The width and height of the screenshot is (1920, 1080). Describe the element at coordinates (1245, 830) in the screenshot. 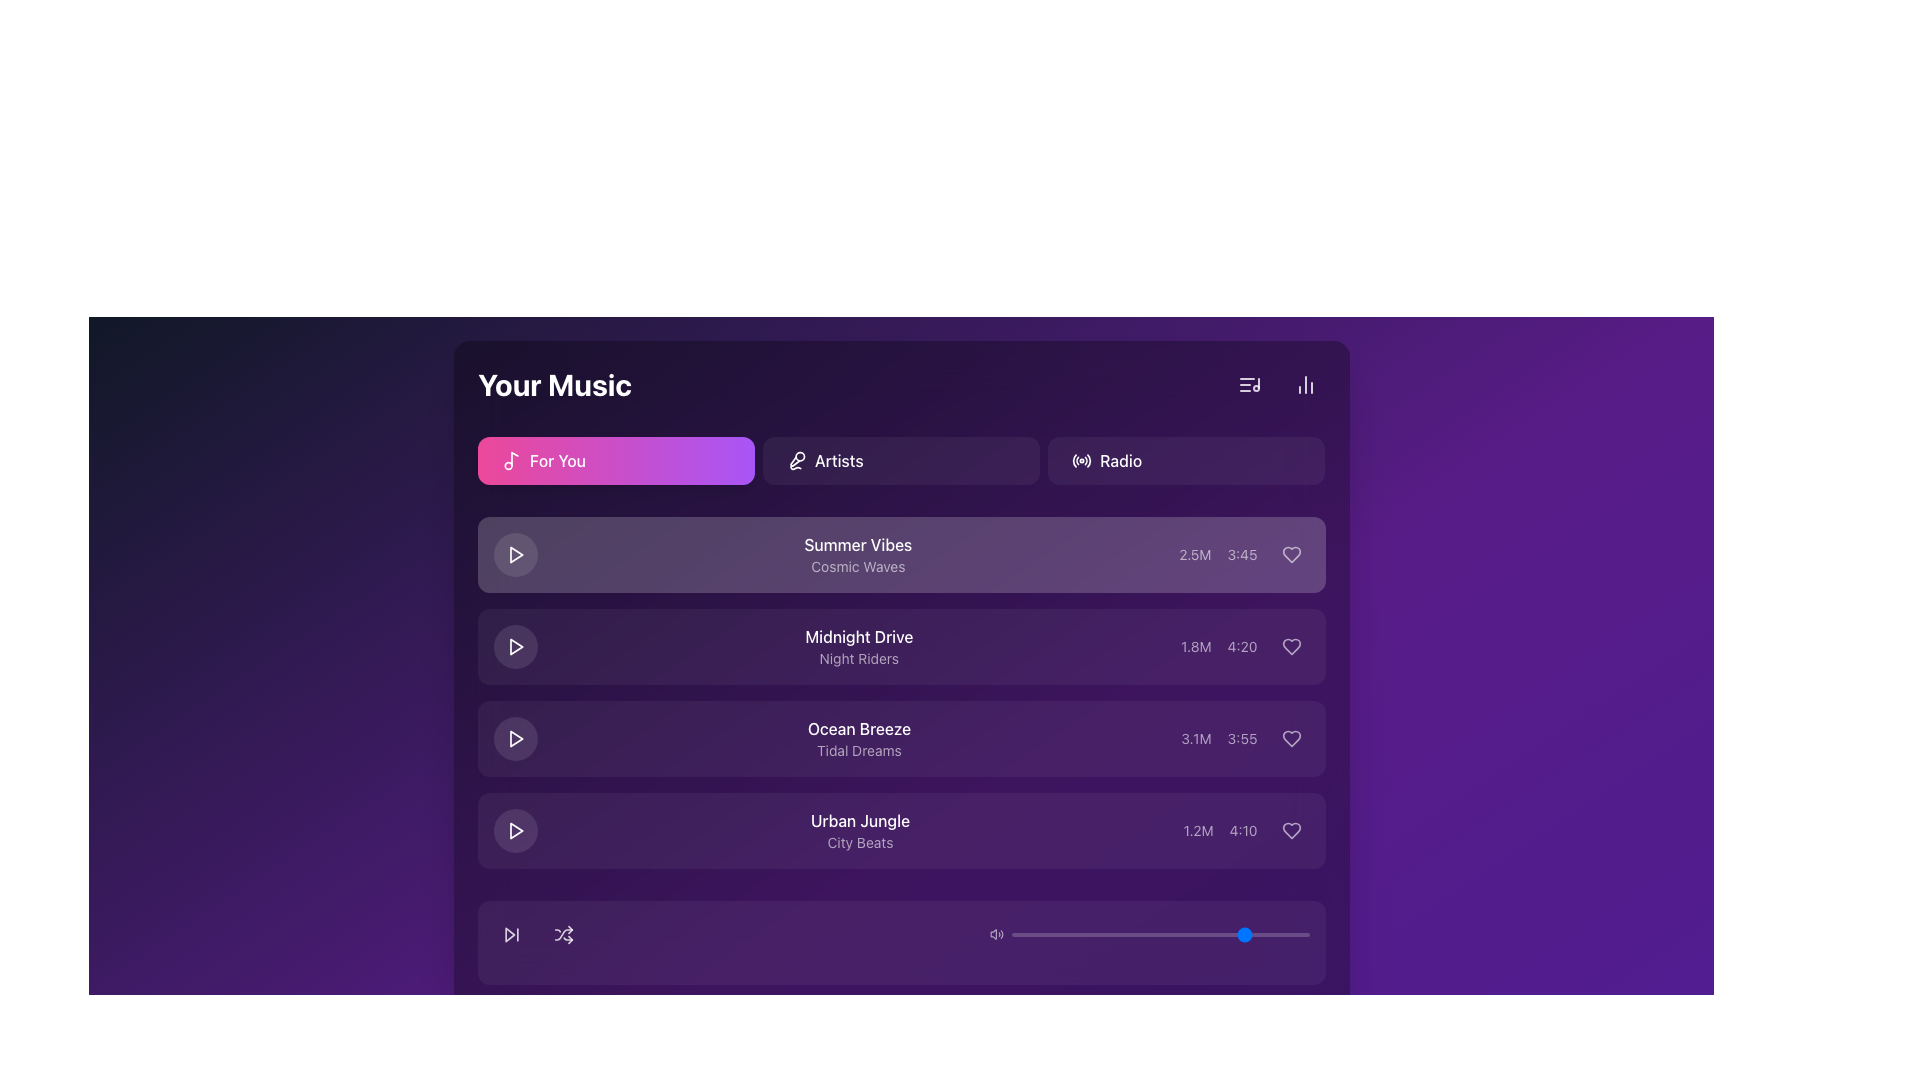

I see `displayed information from the text element showing the number of views ('1.2M') and duration ('4:10') of the 'Urban Jungle' track, located in the right section of the fourth row, aligned horizontally with the 'Urban Jungle' text, near the heart icon button` at that location.